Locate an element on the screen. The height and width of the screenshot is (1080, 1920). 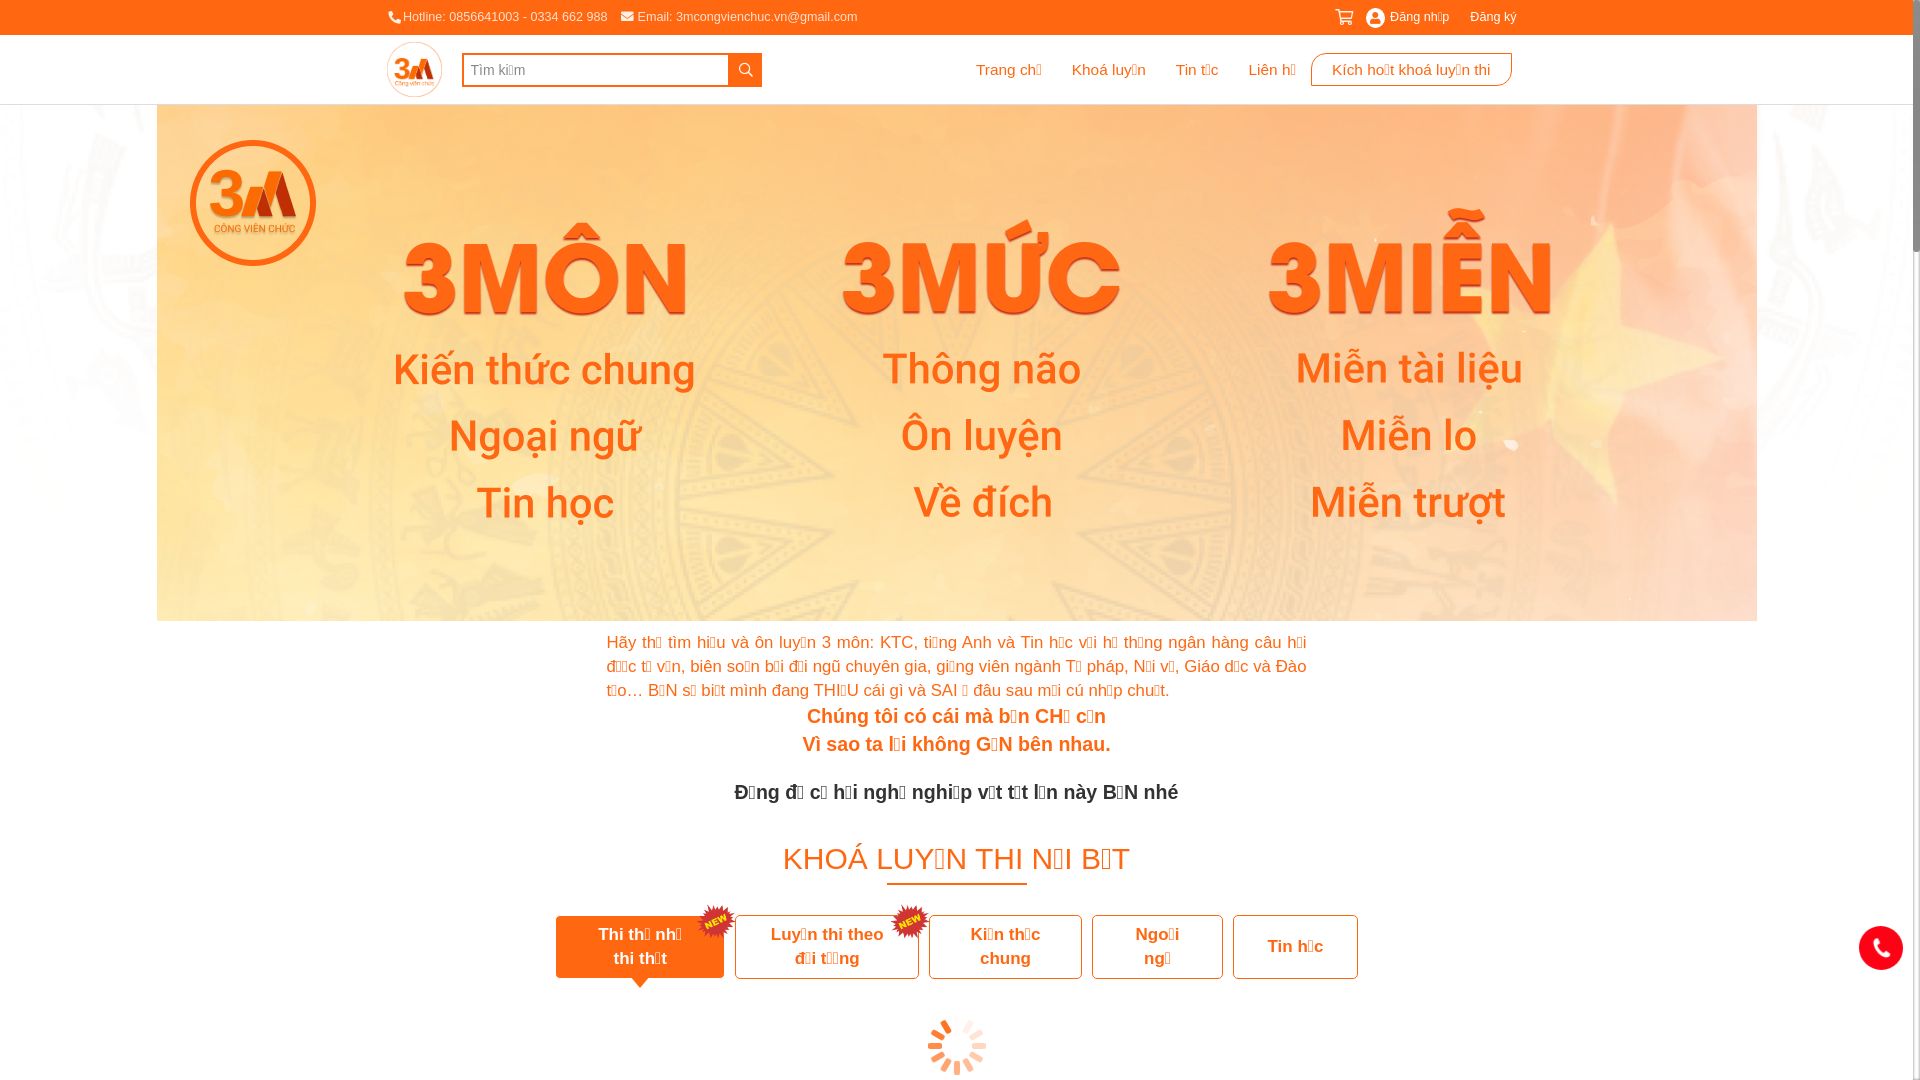
'Hotline: 0856641003 - 0334 662 988' is located at coordinates (385, 16).